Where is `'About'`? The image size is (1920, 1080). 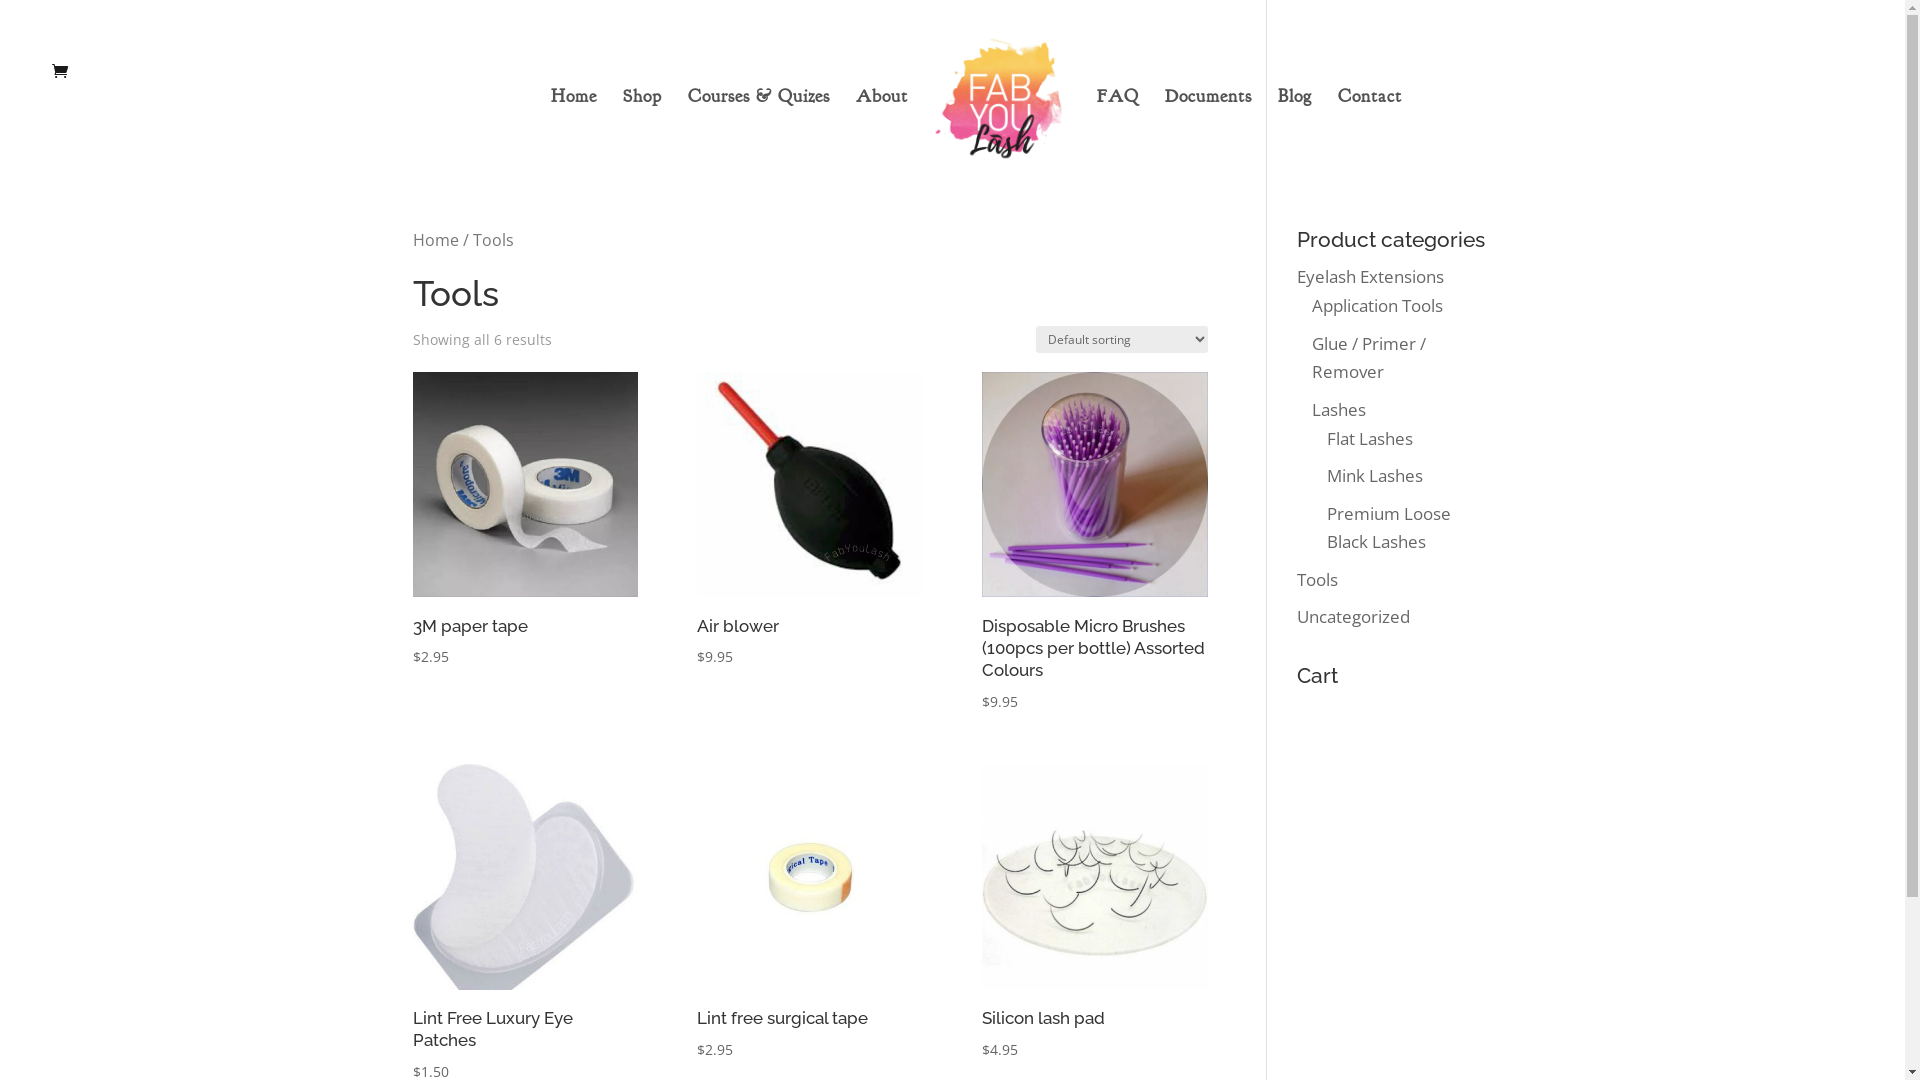 'About' is located at coordinates (881, 129).